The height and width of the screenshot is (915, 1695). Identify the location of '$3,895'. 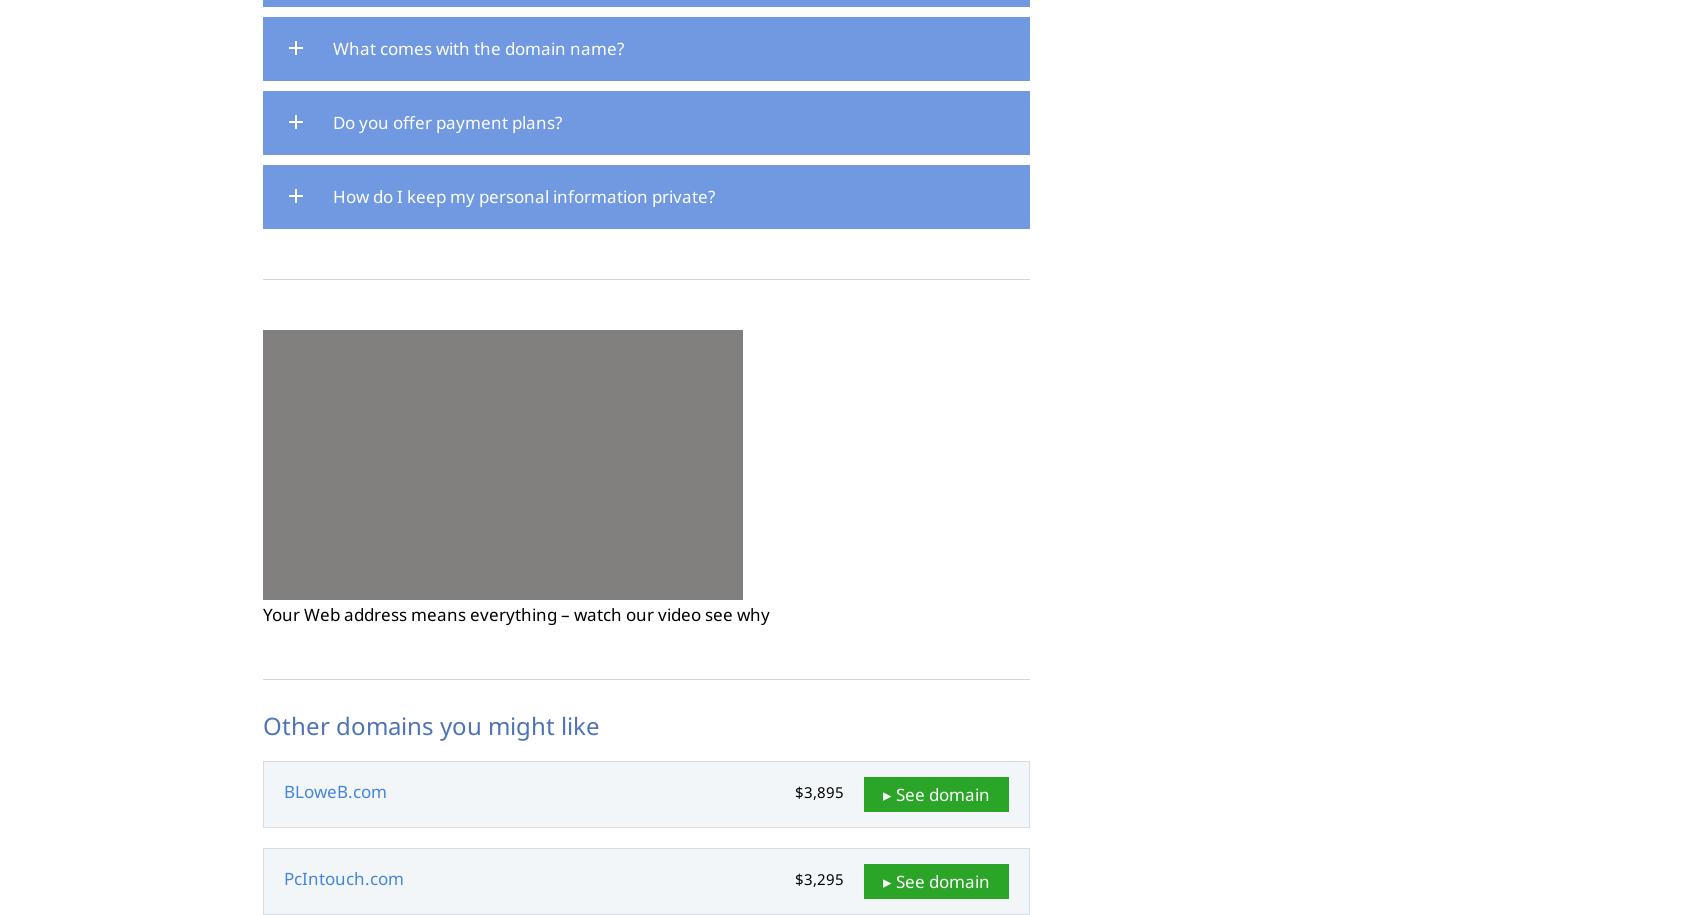
(818, 791).